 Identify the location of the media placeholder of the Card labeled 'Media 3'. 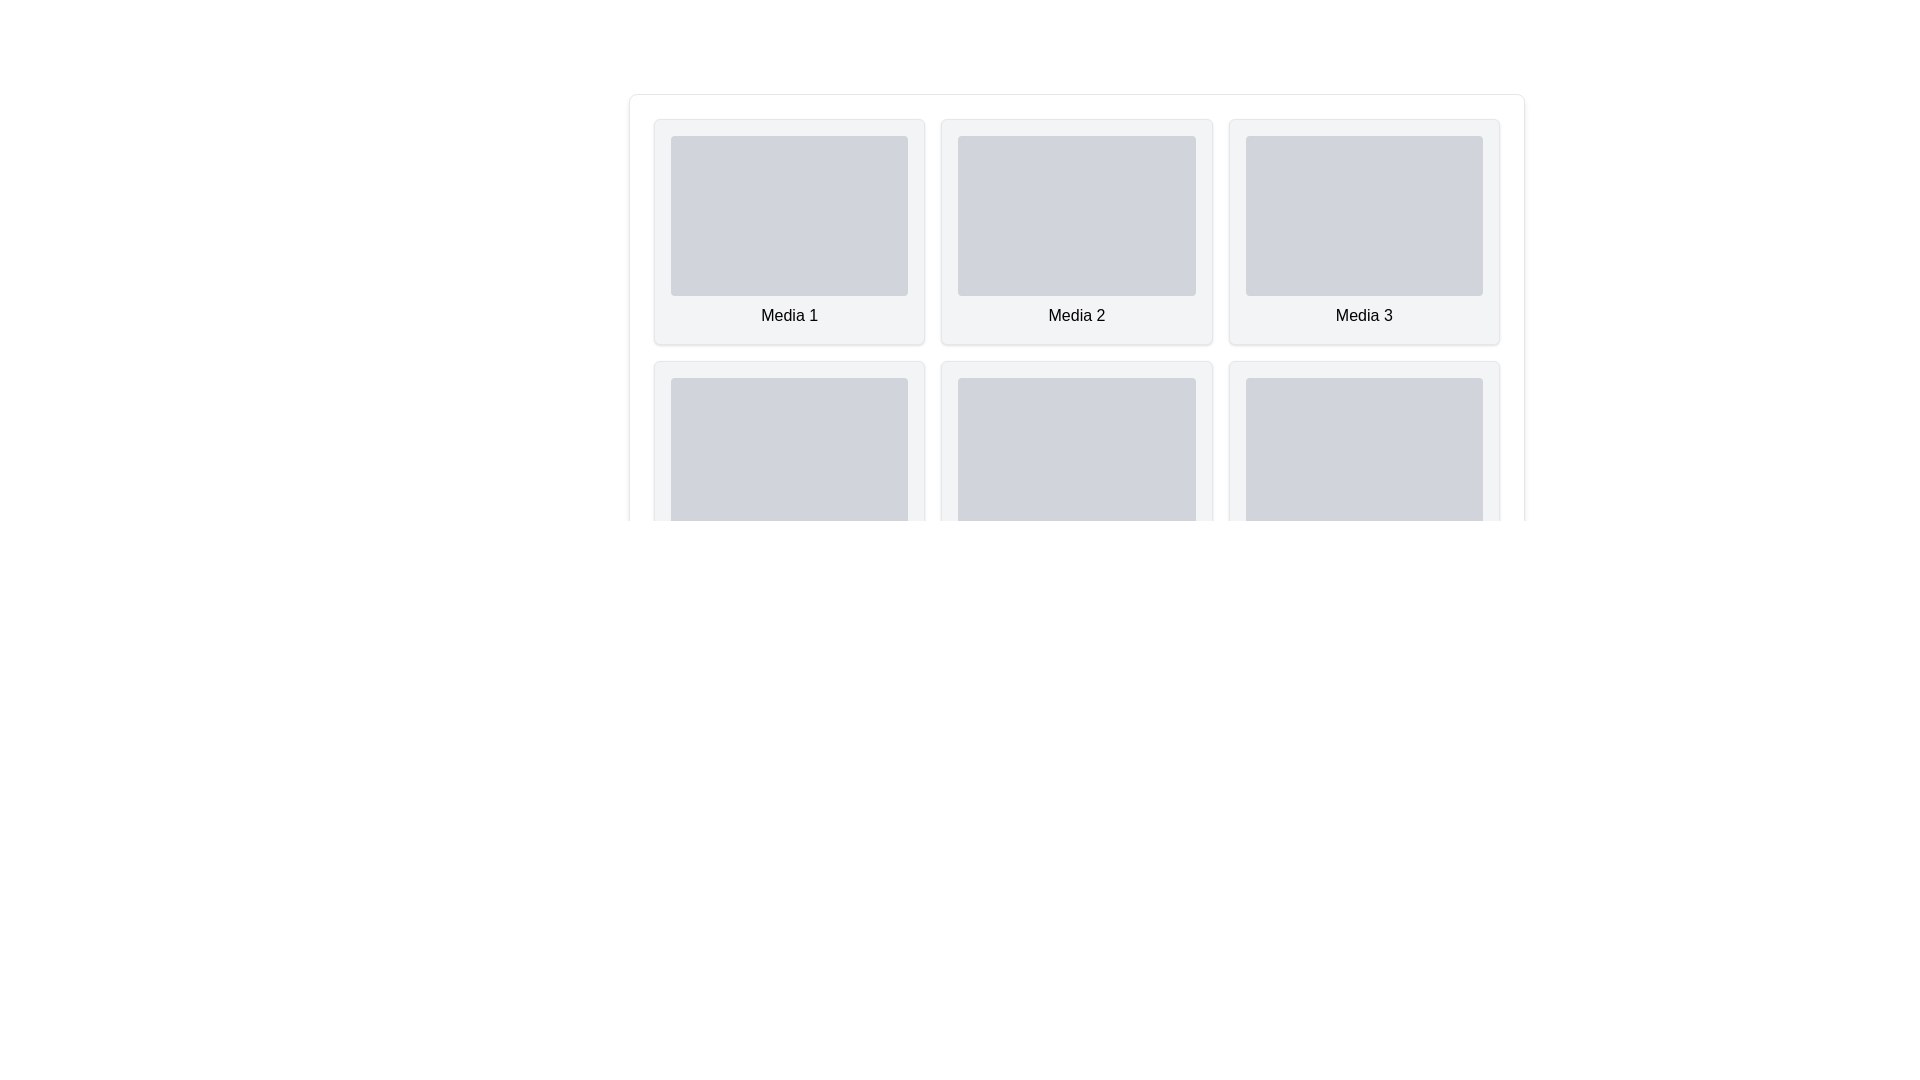
(1363, 230).